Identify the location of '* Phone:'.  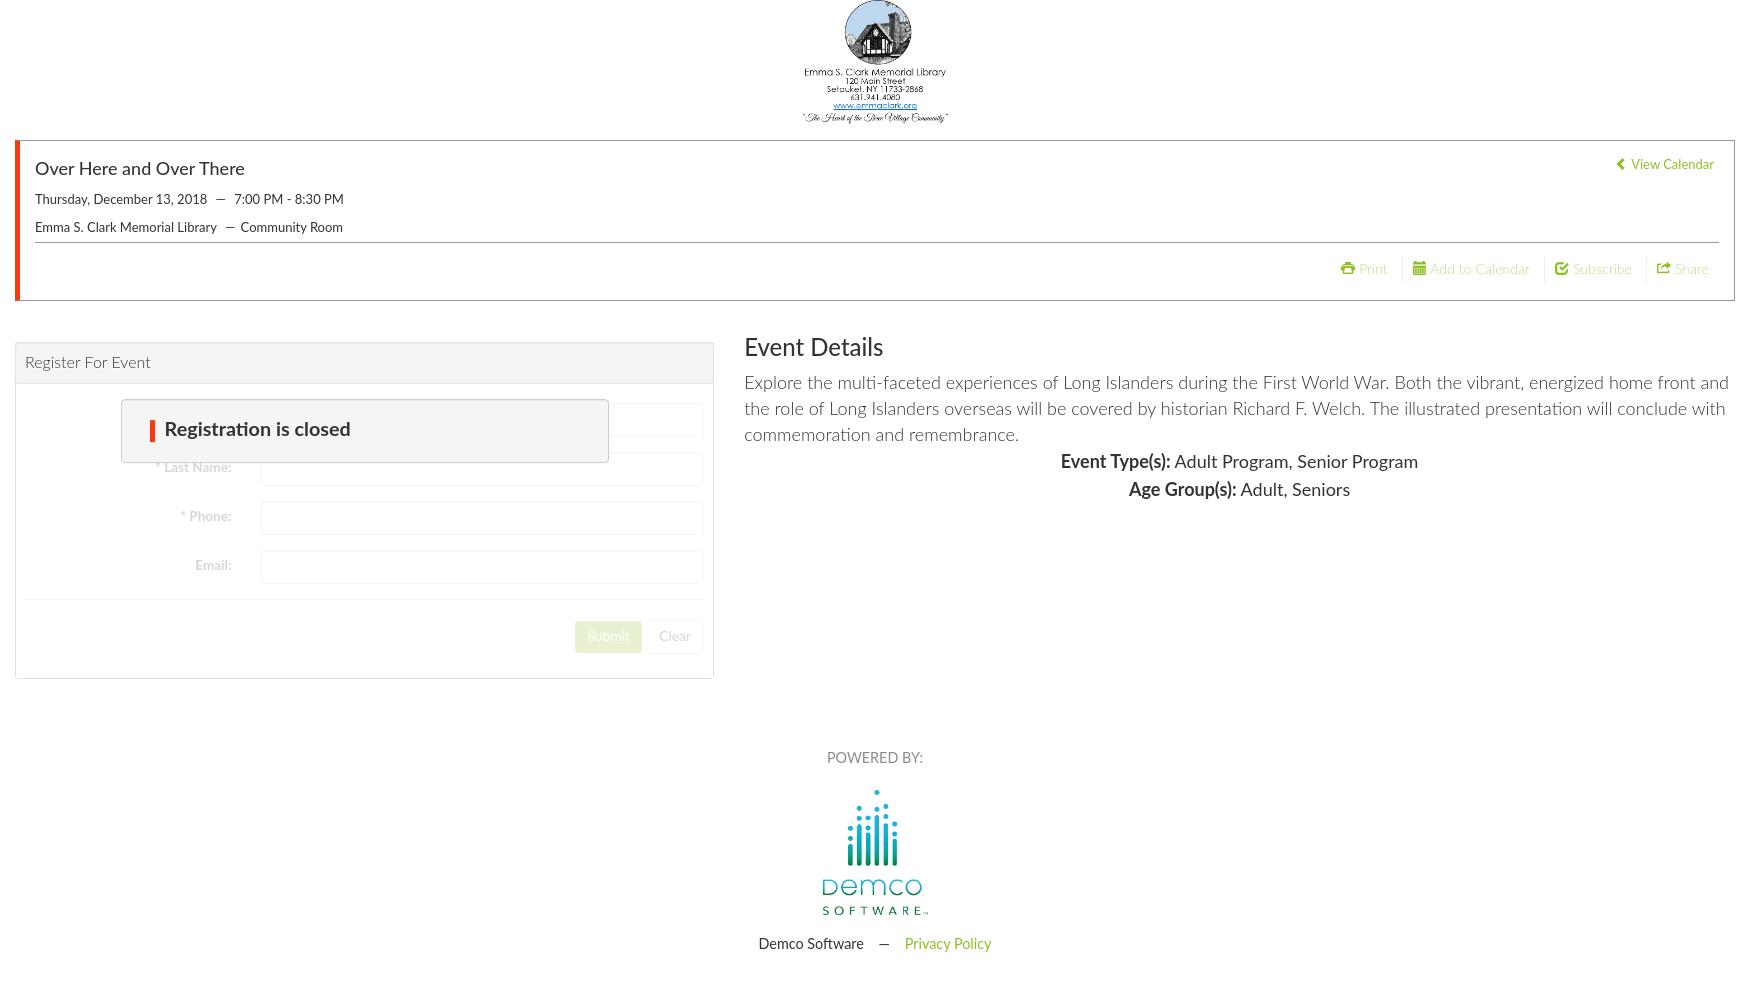
(205, 517).